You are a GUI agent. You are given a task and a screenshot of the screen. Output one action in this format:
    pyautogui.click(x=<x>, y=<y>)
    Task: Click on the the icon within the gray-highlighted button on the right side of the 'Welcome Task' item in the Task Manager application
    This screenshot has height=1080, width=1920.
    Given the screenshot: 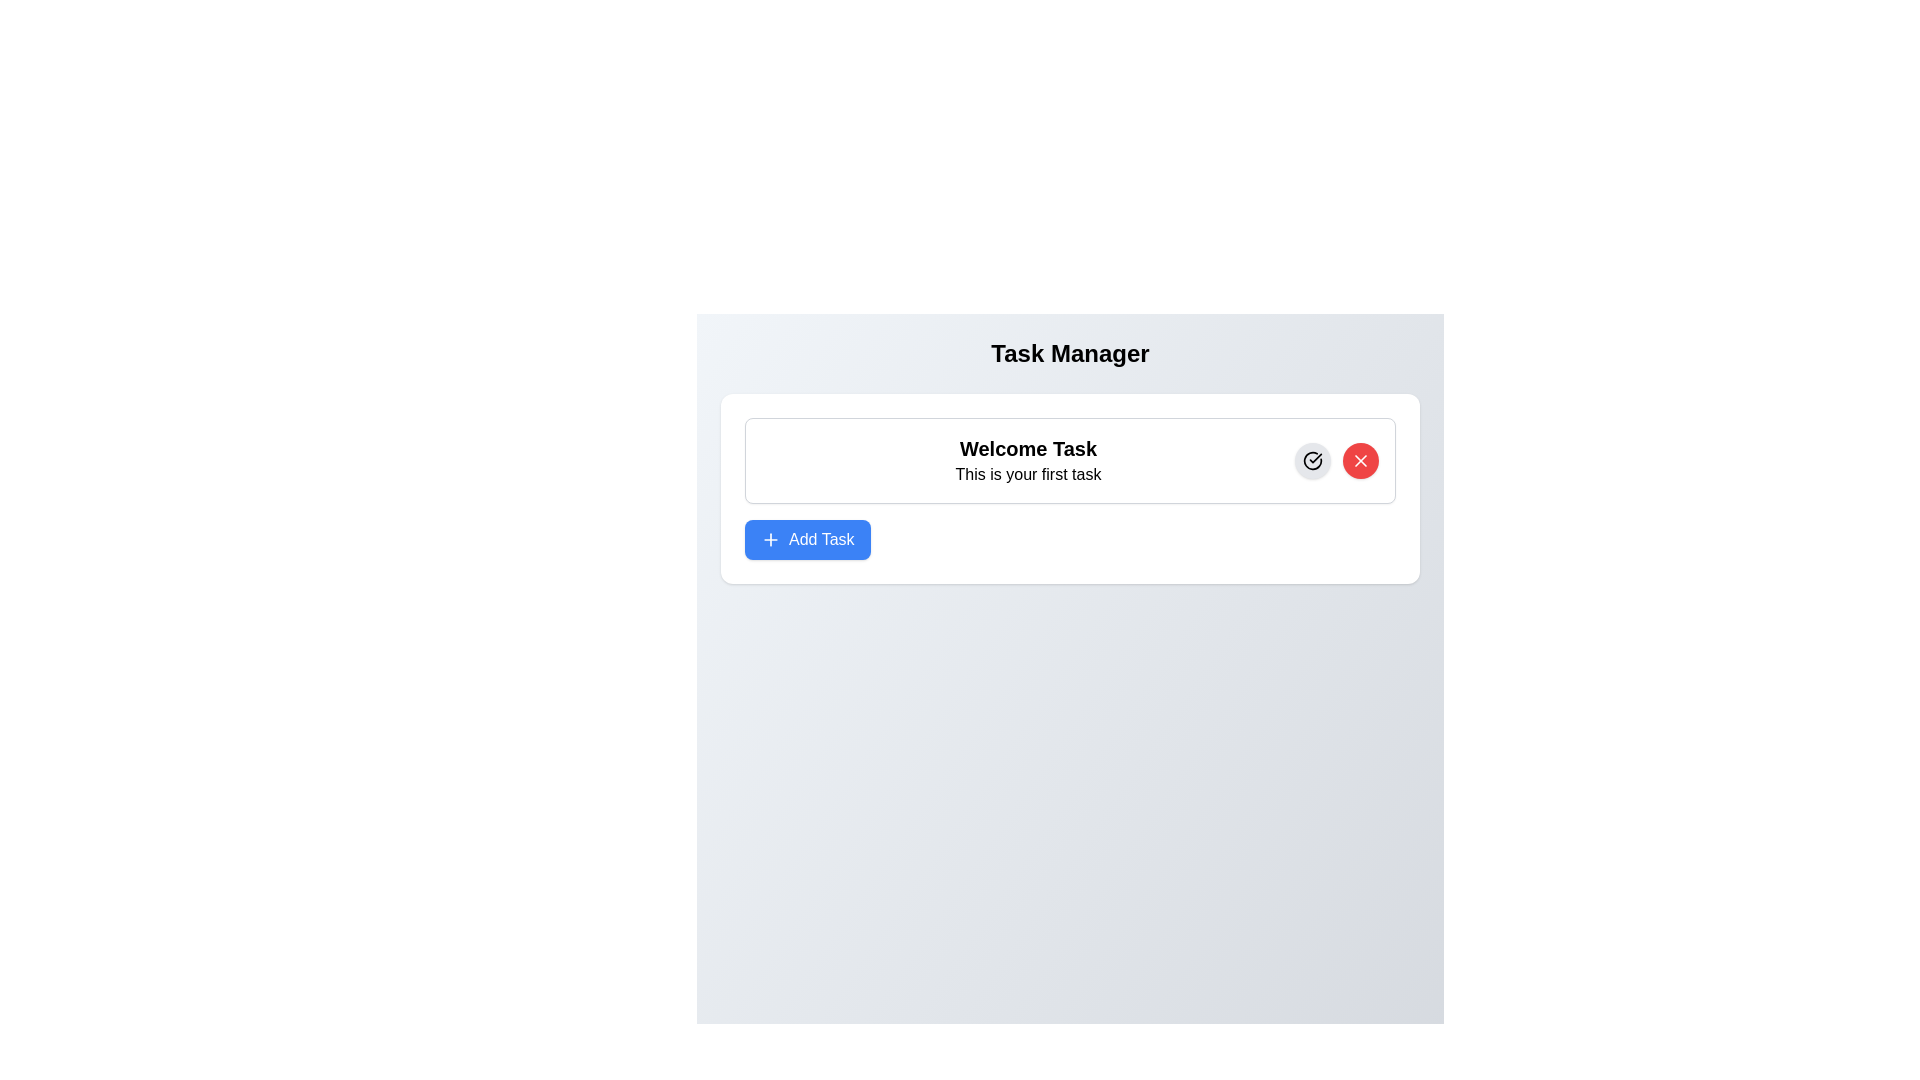 What is the action you would take?
    pyautogui.click(x=1313, y=461)
    